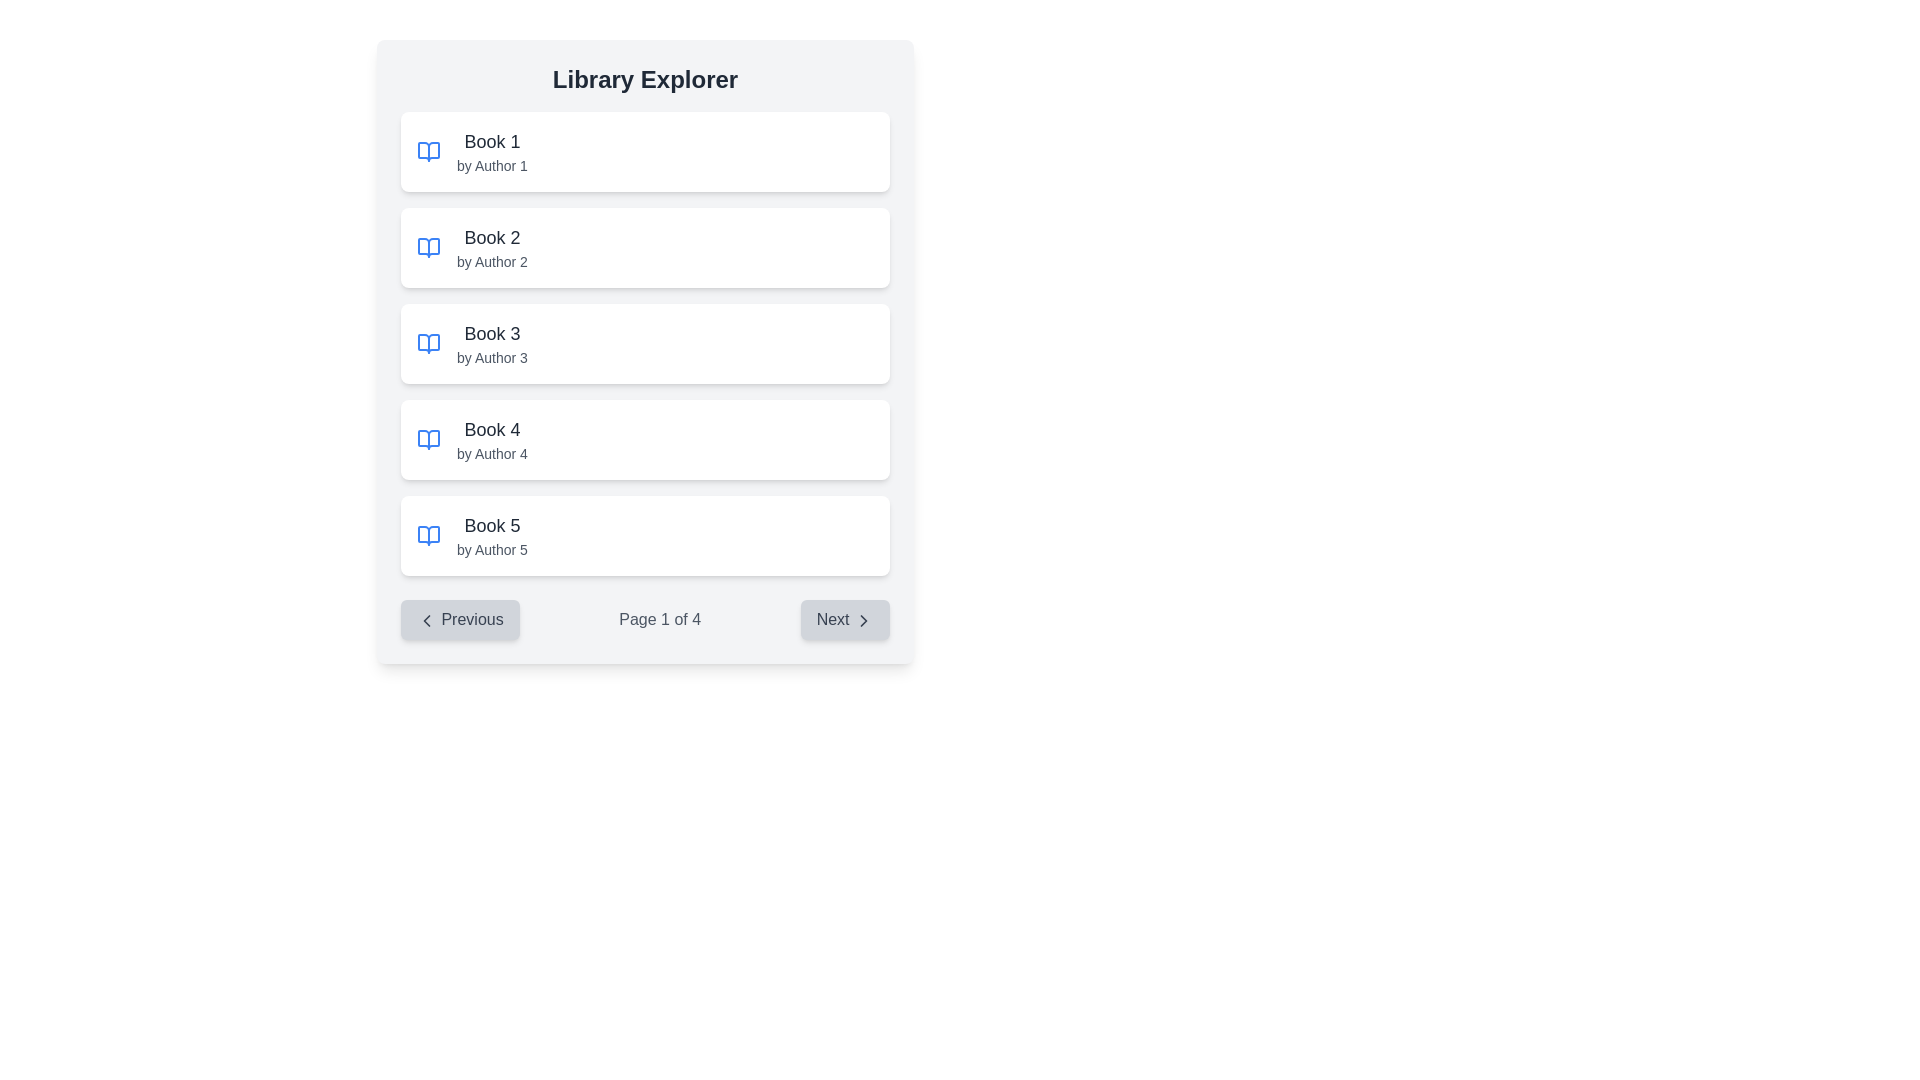  I want to click on text label styled in small gray font that reads 'by Author 3', located directly below the title 'Book 3' in the 'Library Explorer' interface, so click(492, 357).